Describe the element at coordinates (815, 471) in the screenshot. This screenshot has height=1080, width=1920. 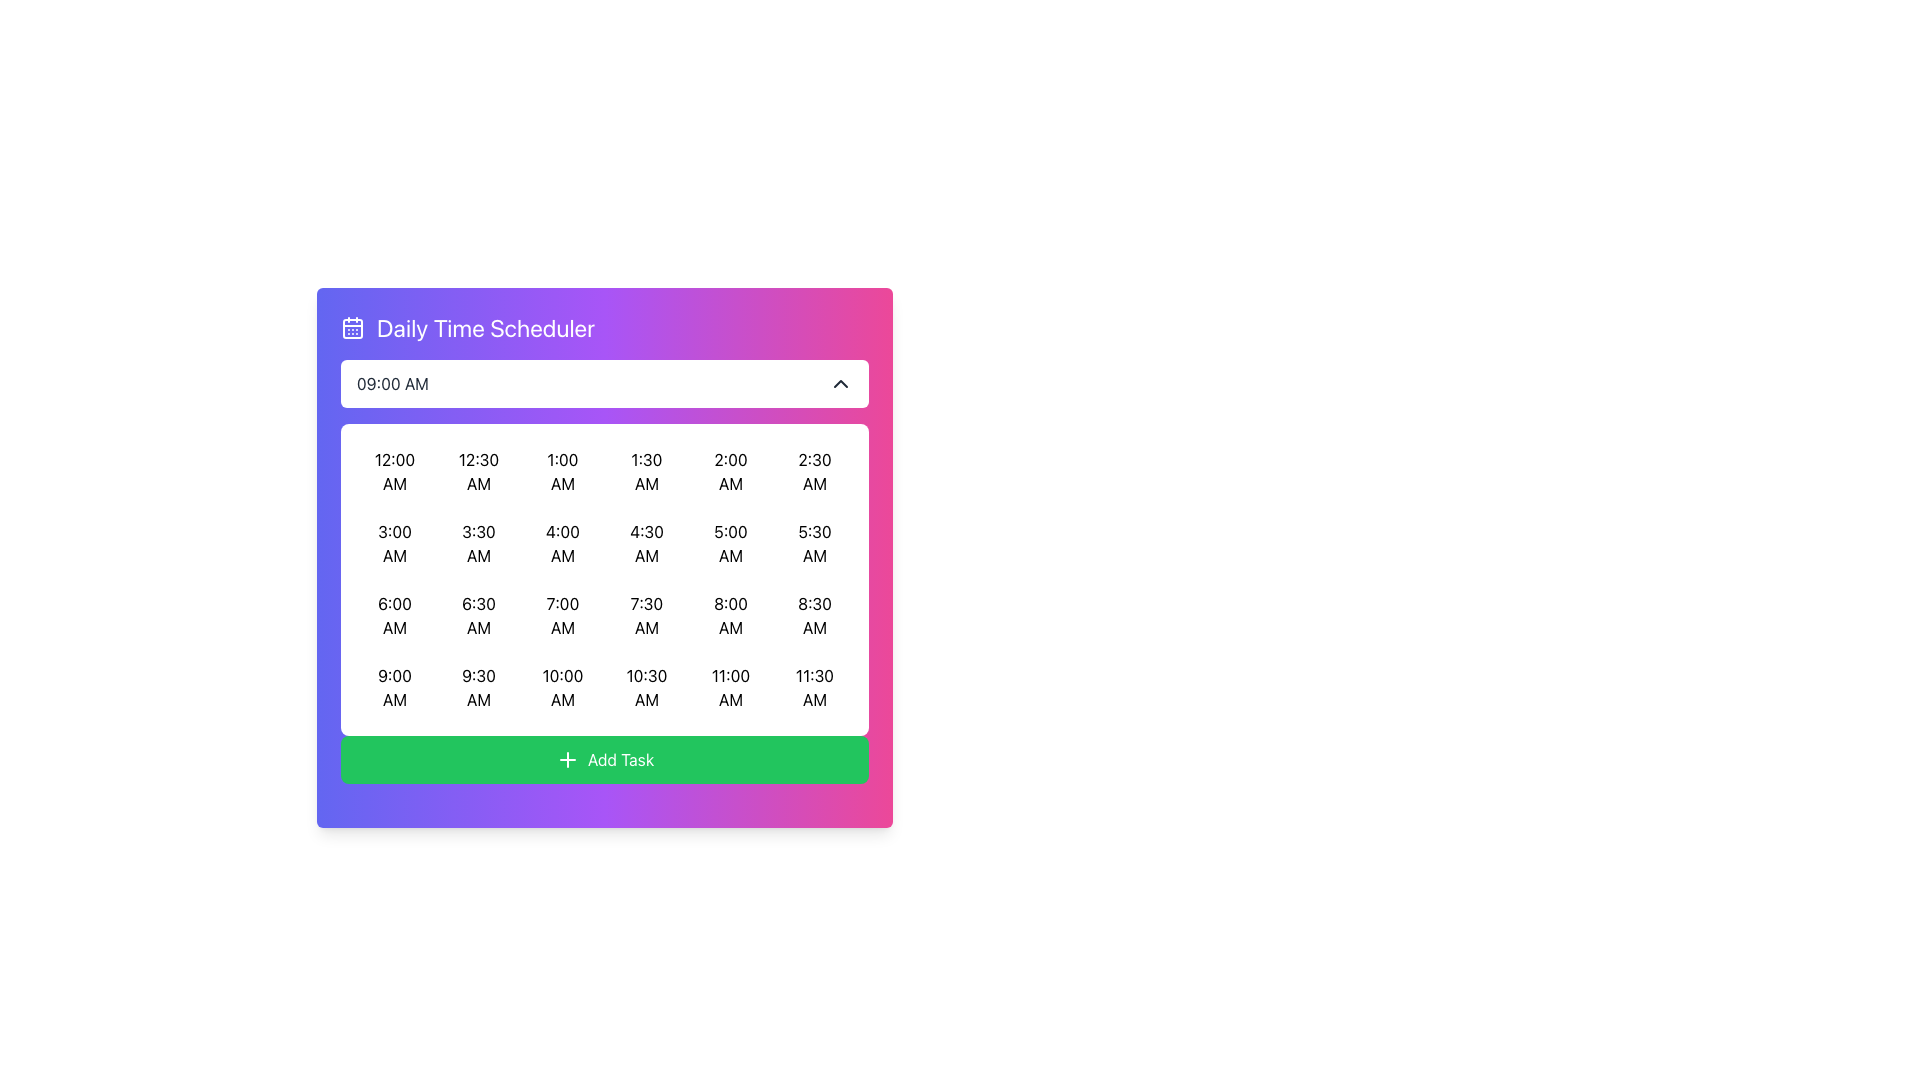
I see `the time slot button for '2:30 AM' in the scheduling interface to visualize the hover effect` at that location.